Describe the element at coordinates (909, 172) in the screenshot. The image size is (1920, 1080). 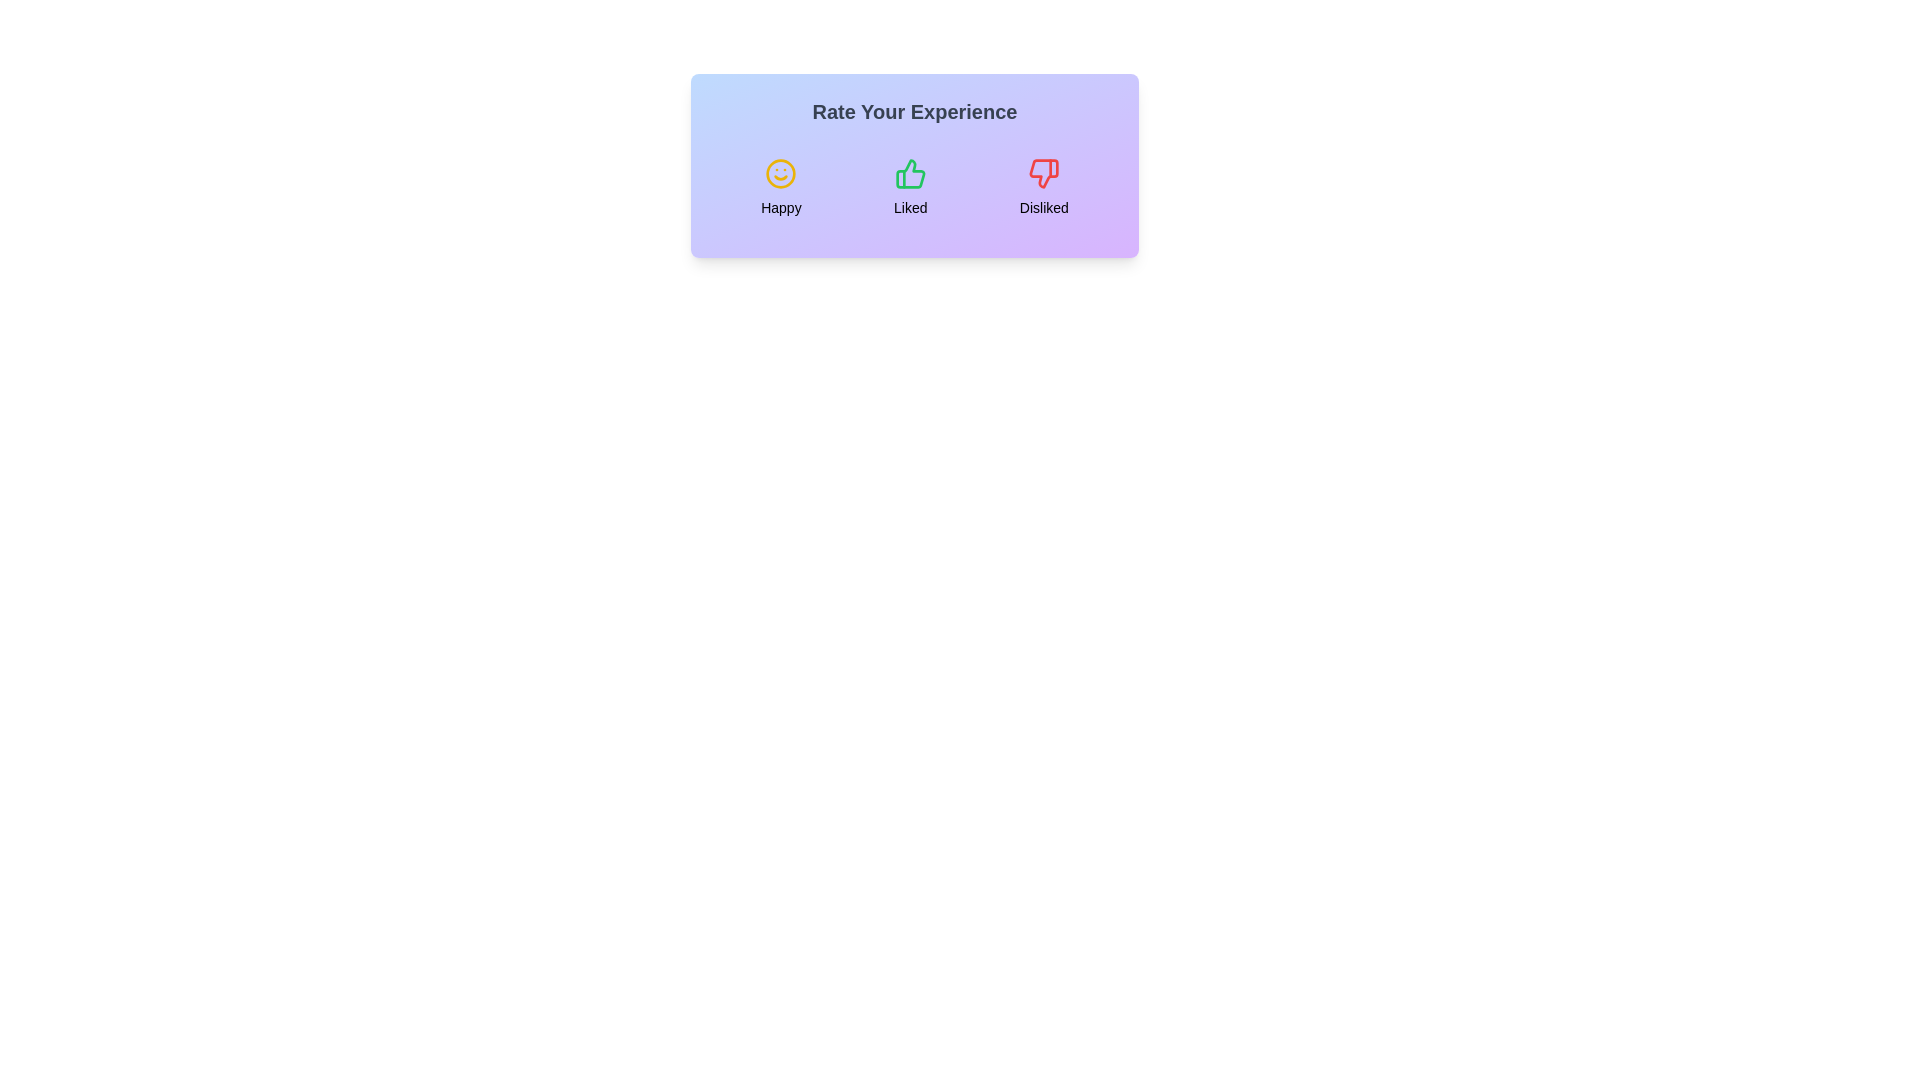
I see `the green thumbs-up icon, which is the middle element in a row of three interactive icons labeled 'Happy,' 'Liked,' and 'Disliked.'` at that location.